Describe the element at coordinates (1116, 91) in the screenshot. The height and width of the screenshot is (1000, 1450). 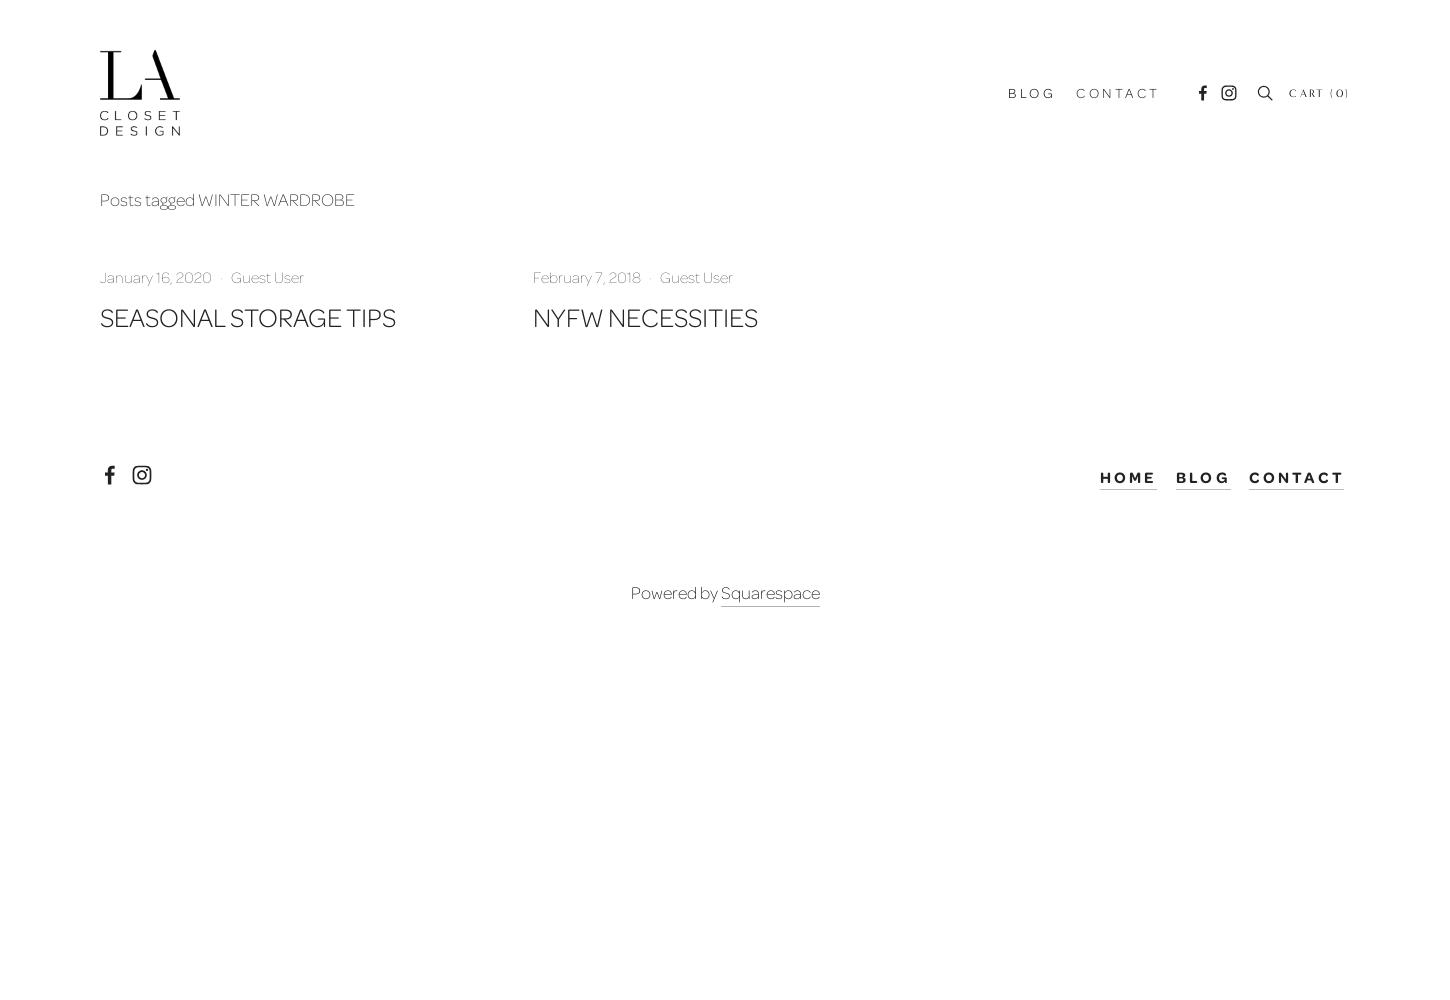
I see `'CONTACT'` at that location.